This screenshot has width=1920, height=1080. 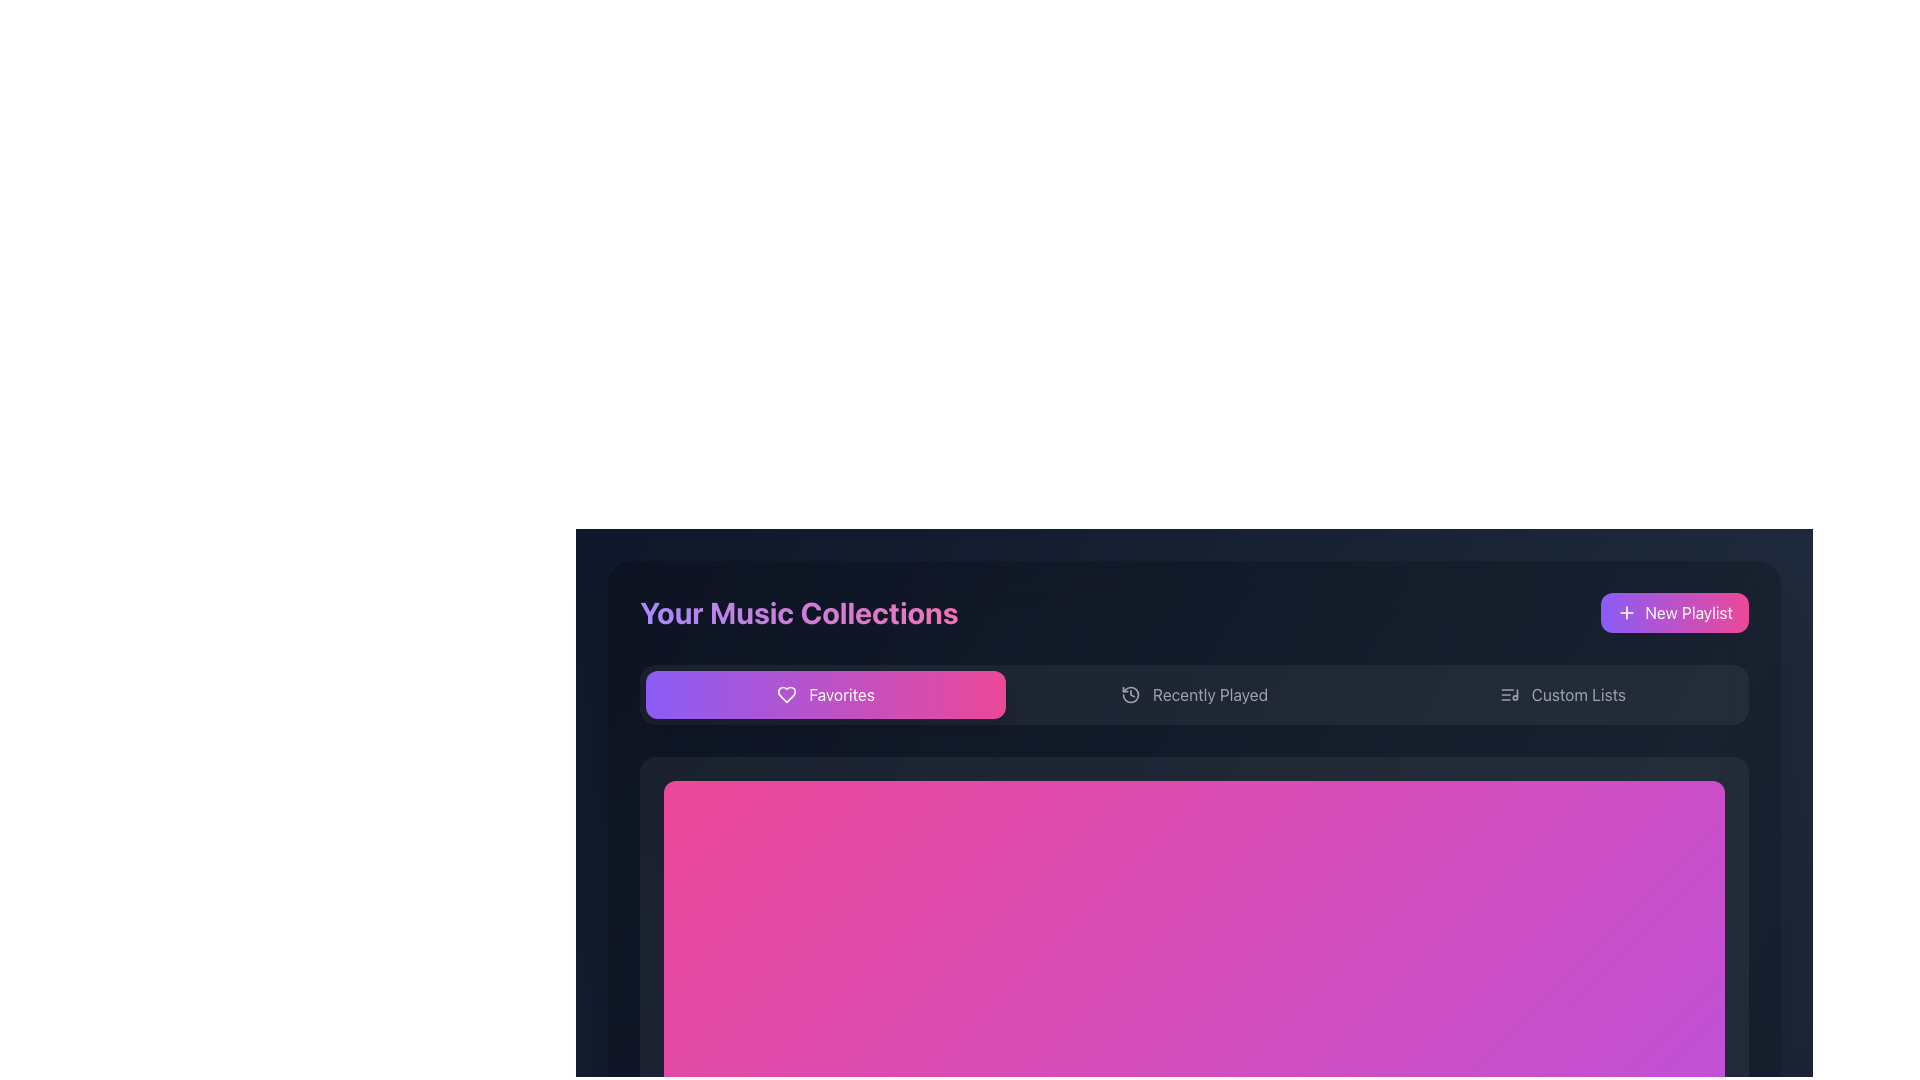 I want to click on the second clickable button in the navigation bar, which serves as a navigation button for recently played items, so click(x=1194, y=693).